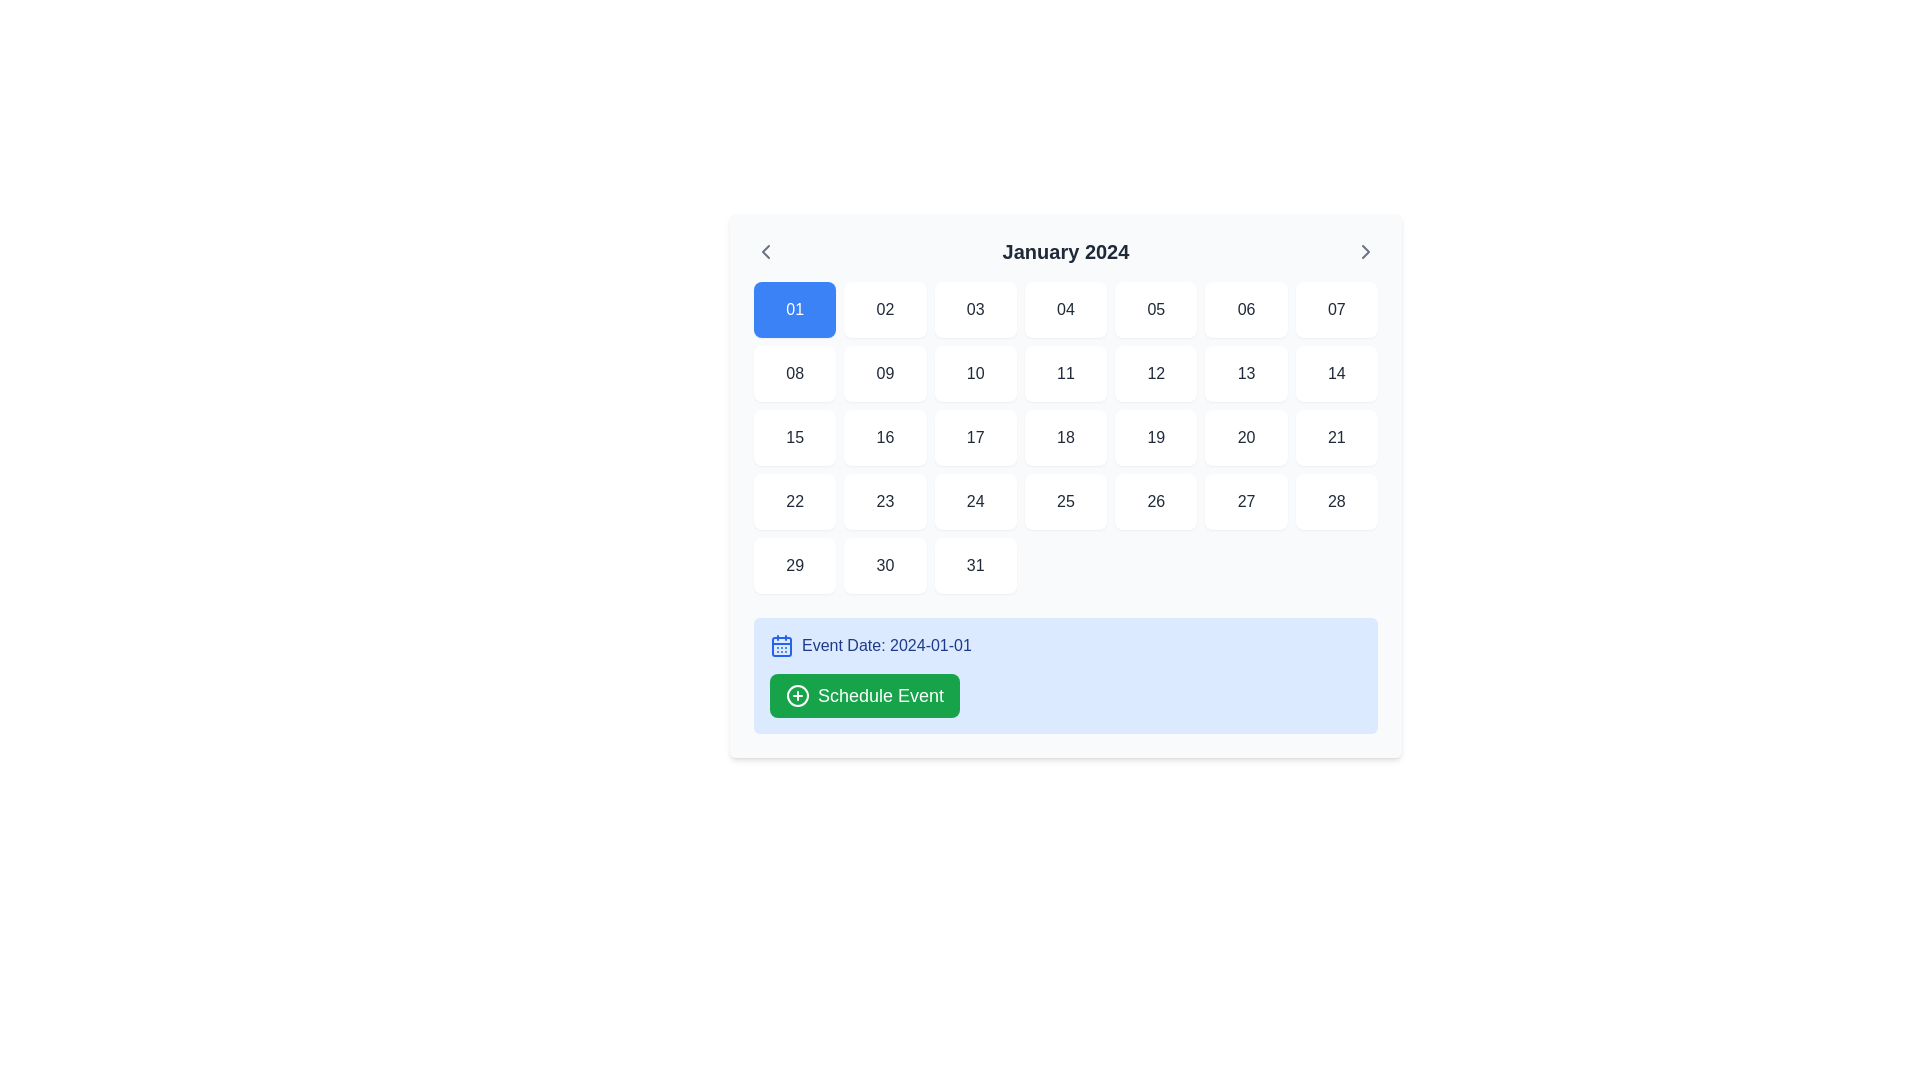  Describe the element at coordinates (794, 500) in the screenshot. I see `and focus on the button representing the 22nd day of the month using keyboard navigation` at that location.